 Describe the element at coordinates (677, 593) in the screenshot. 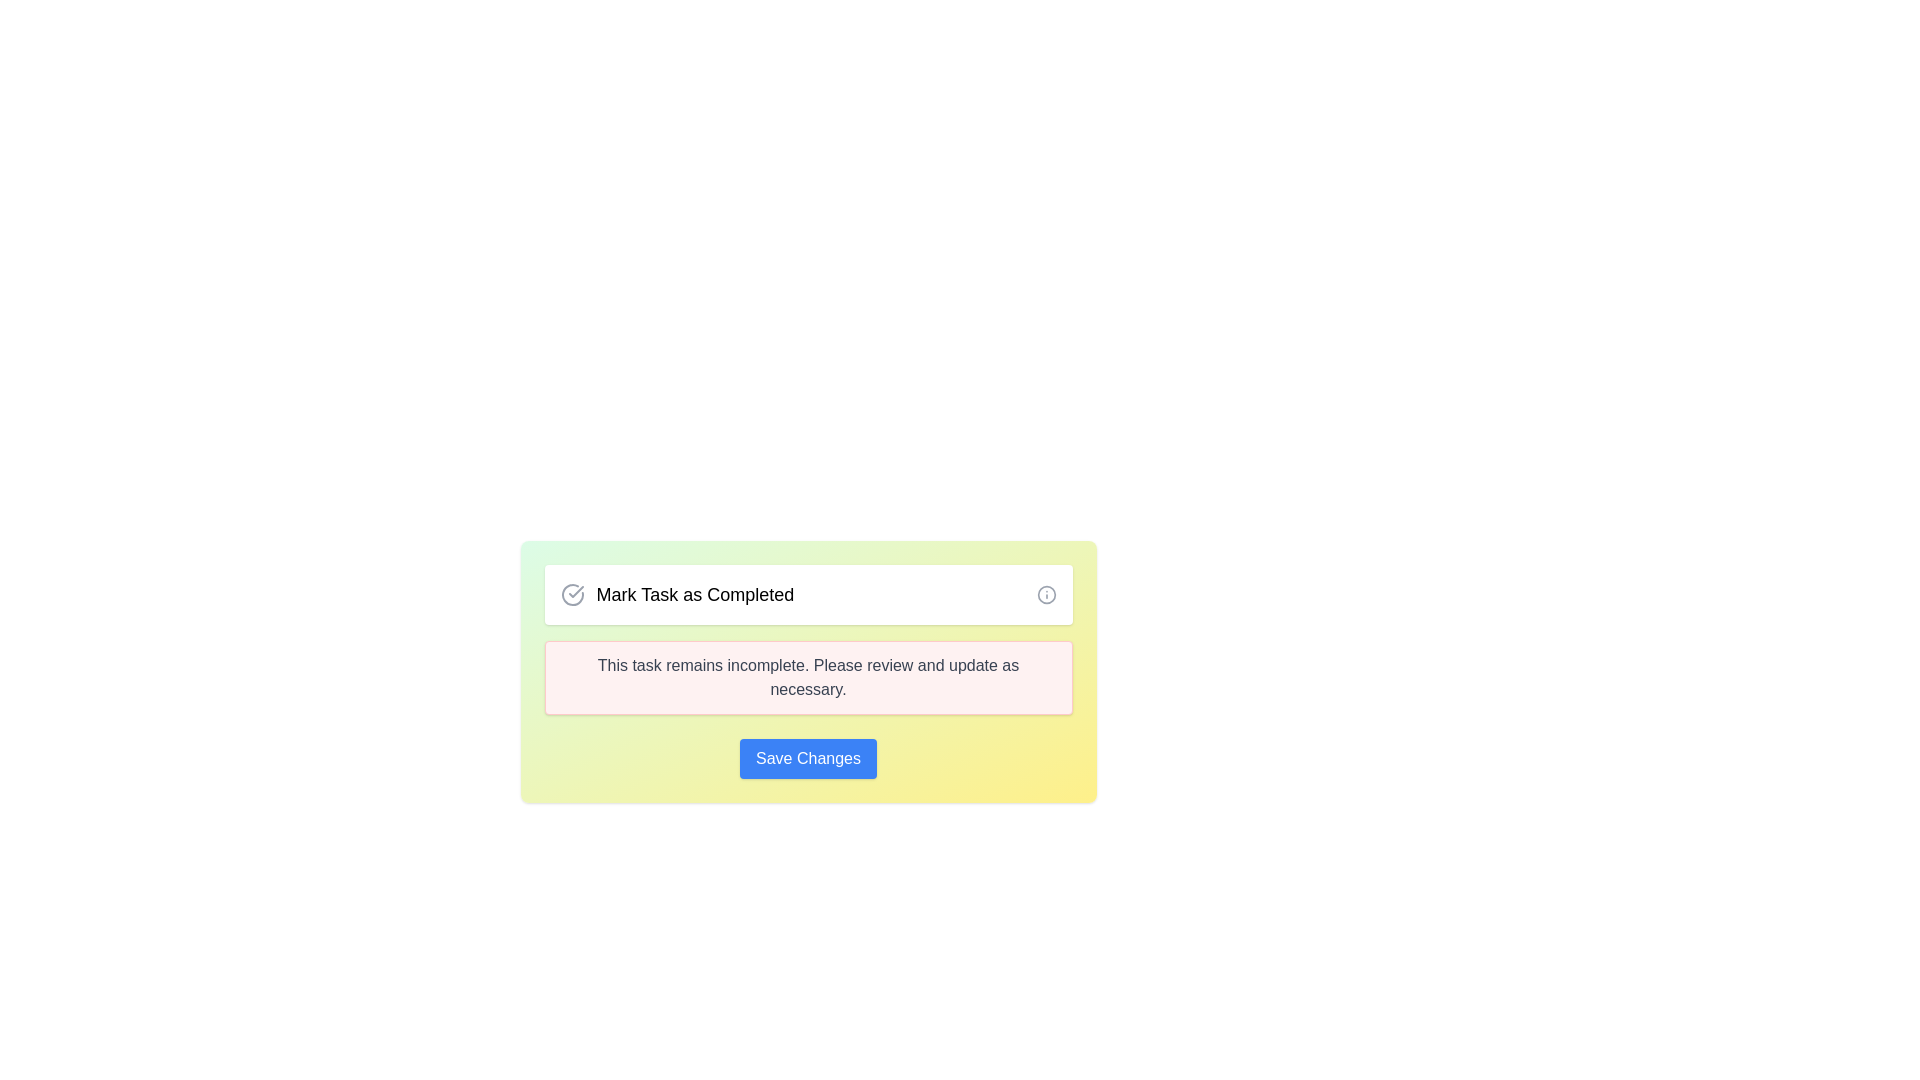

I see `the 'Mark Task as Completed' text label with a circular check icon` at that location.